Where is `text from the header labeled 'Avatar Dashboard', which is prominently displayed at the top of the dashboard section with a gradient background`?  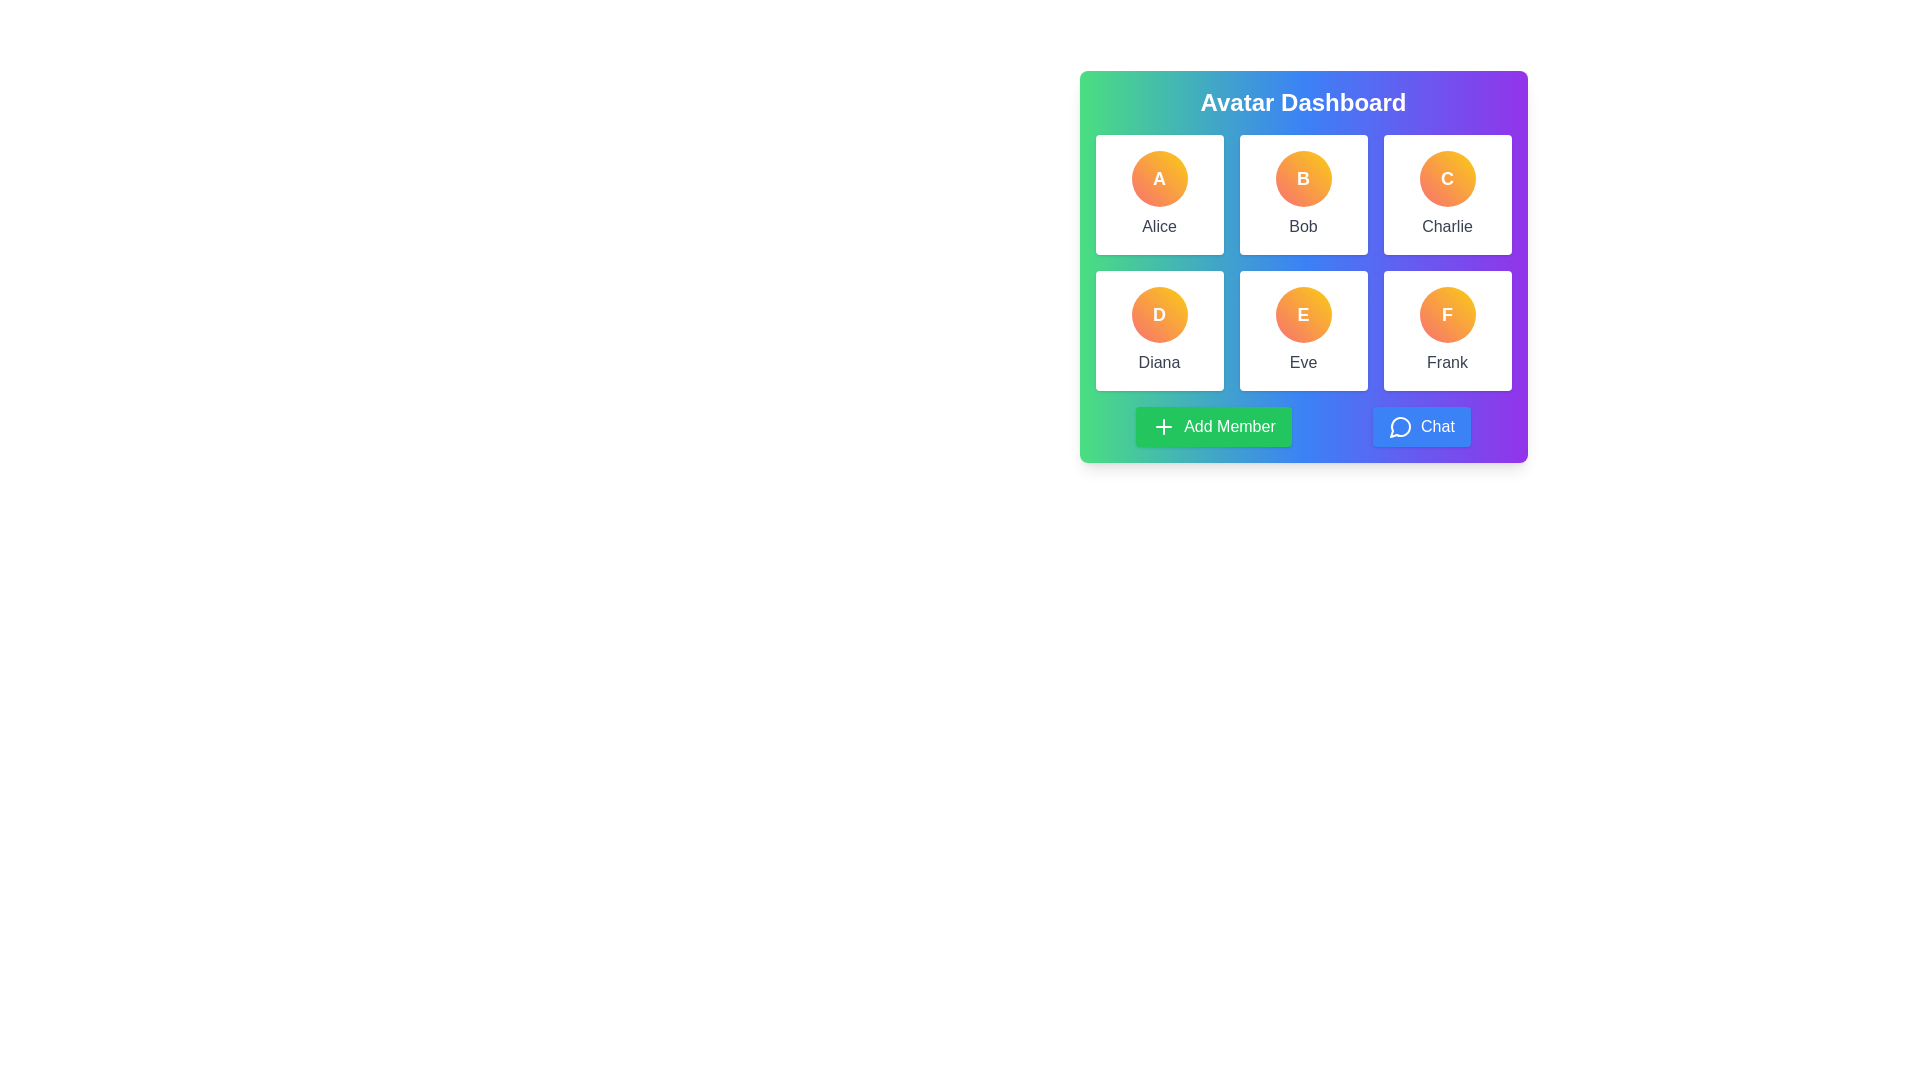 text from the header labeled 'Avatar Dashboard', which is prominently displayed at the top of the dashboard section with a gradient background is located at coordinates (1303, 103).